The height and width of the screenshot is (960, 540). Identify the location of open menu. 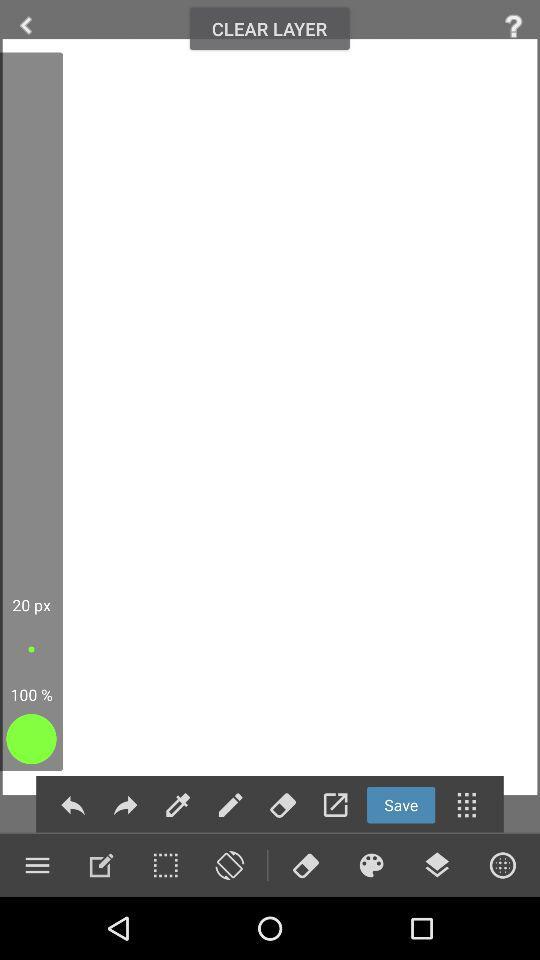
(37, 864).